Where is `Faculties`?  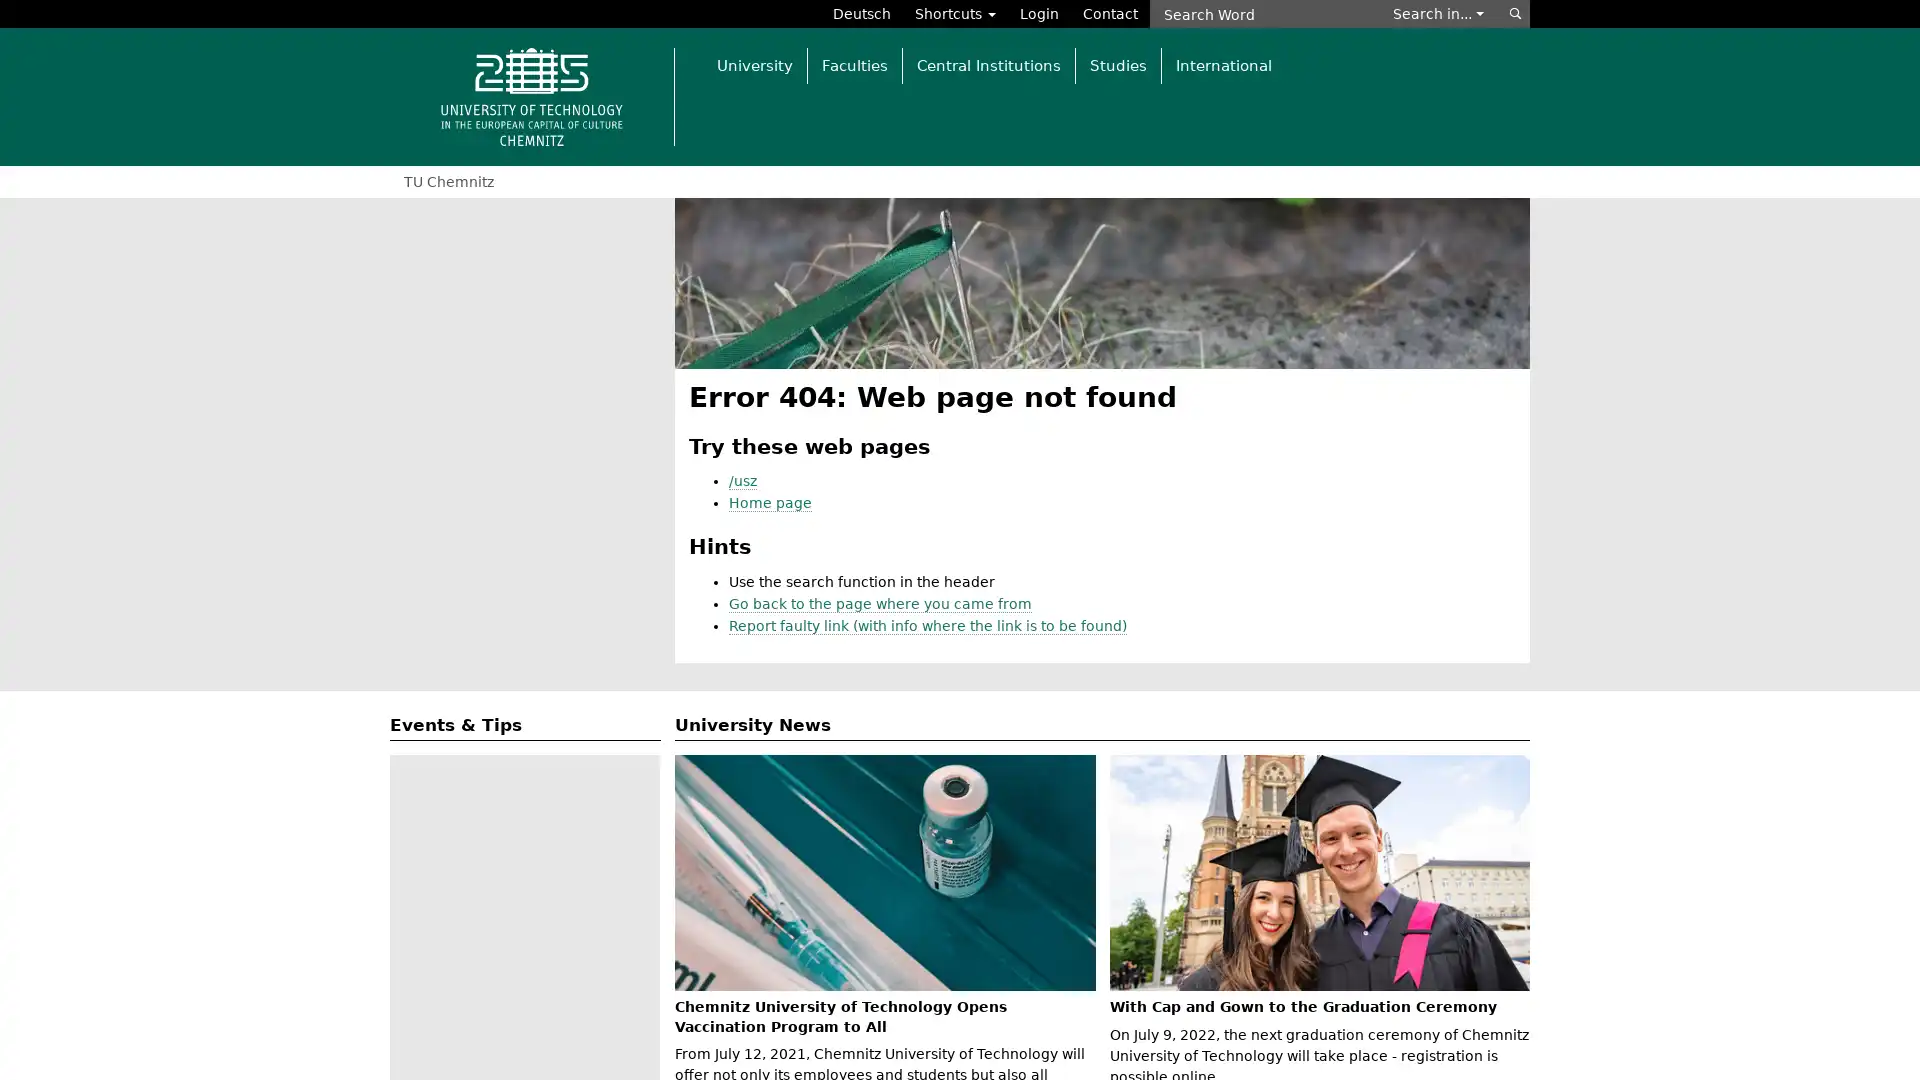
Faculties is located at coordinates (854, 64).